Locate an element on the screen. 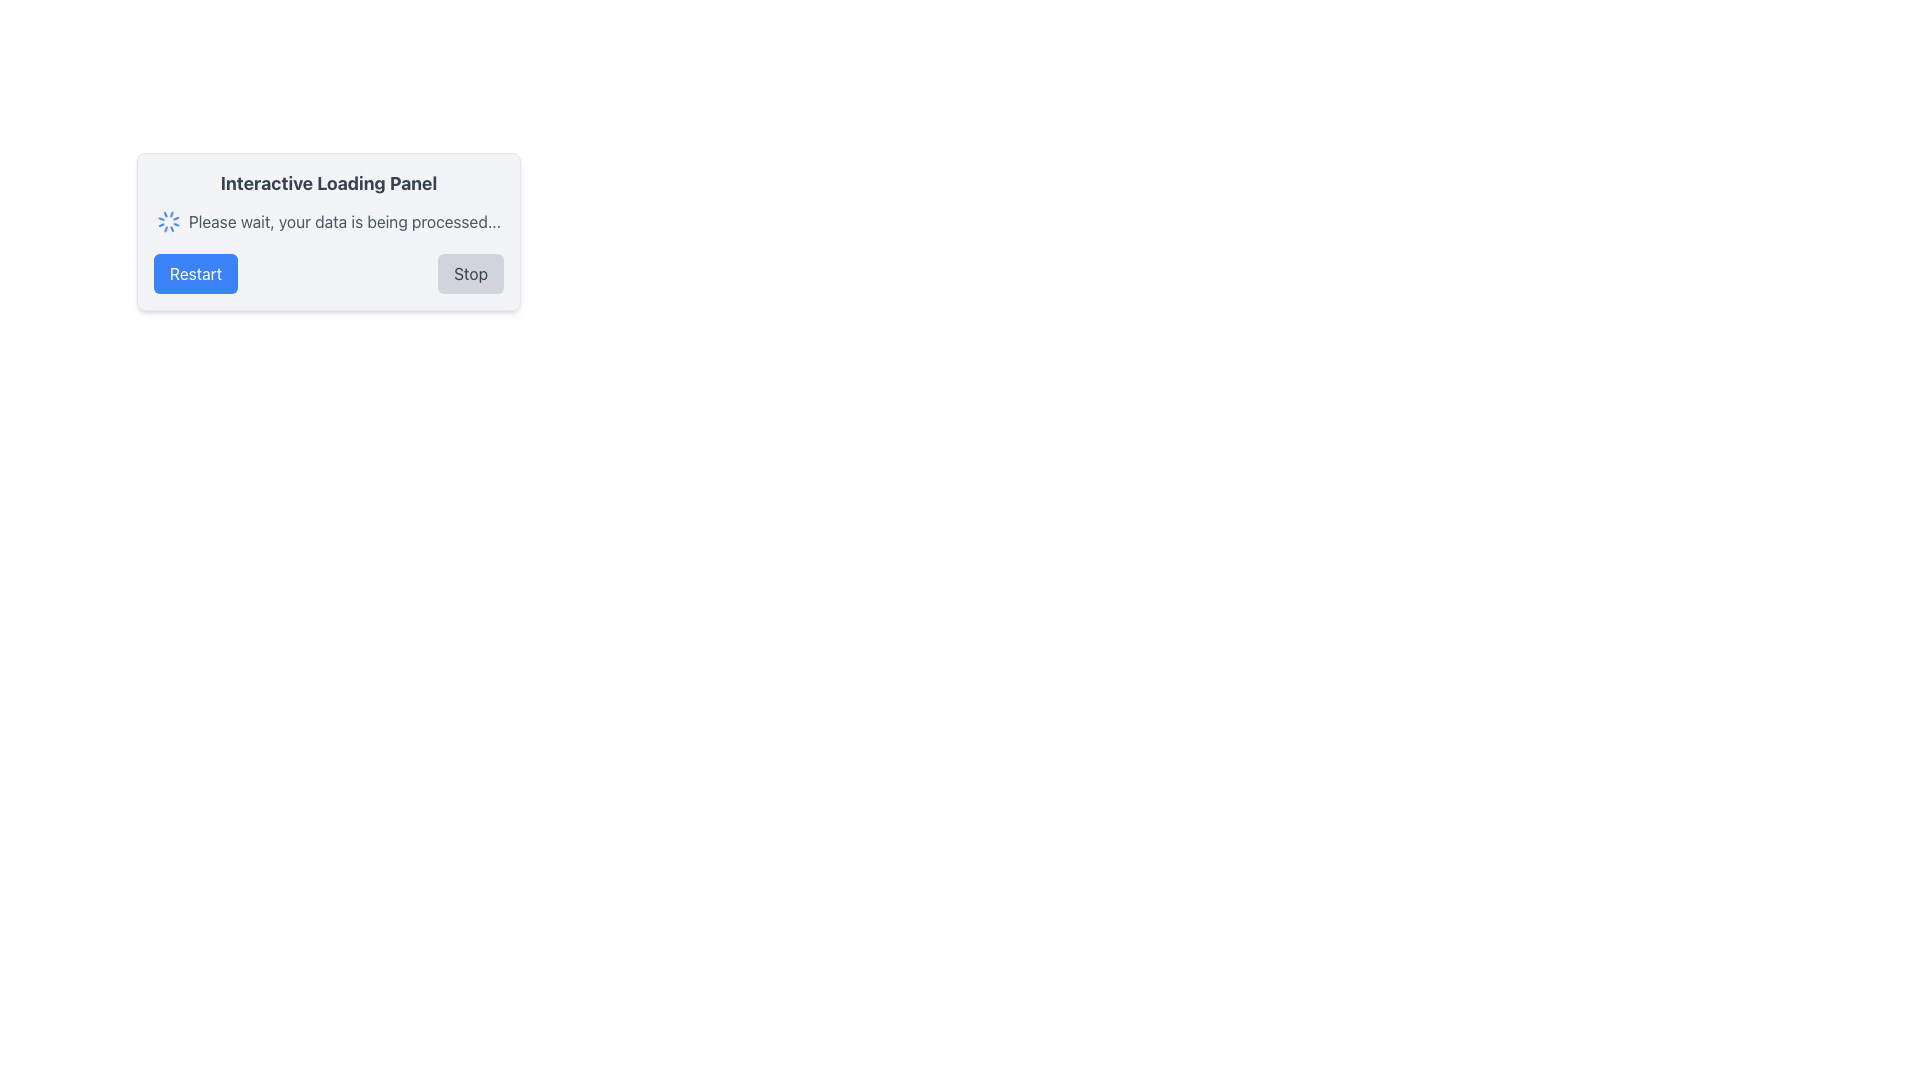 The image size is (1920, 1080). the 'Stop' button, which is a rectangular button with medium gray text on a light gray background, located to the right of the 'Restart' button is located at coordinates (469, 273).